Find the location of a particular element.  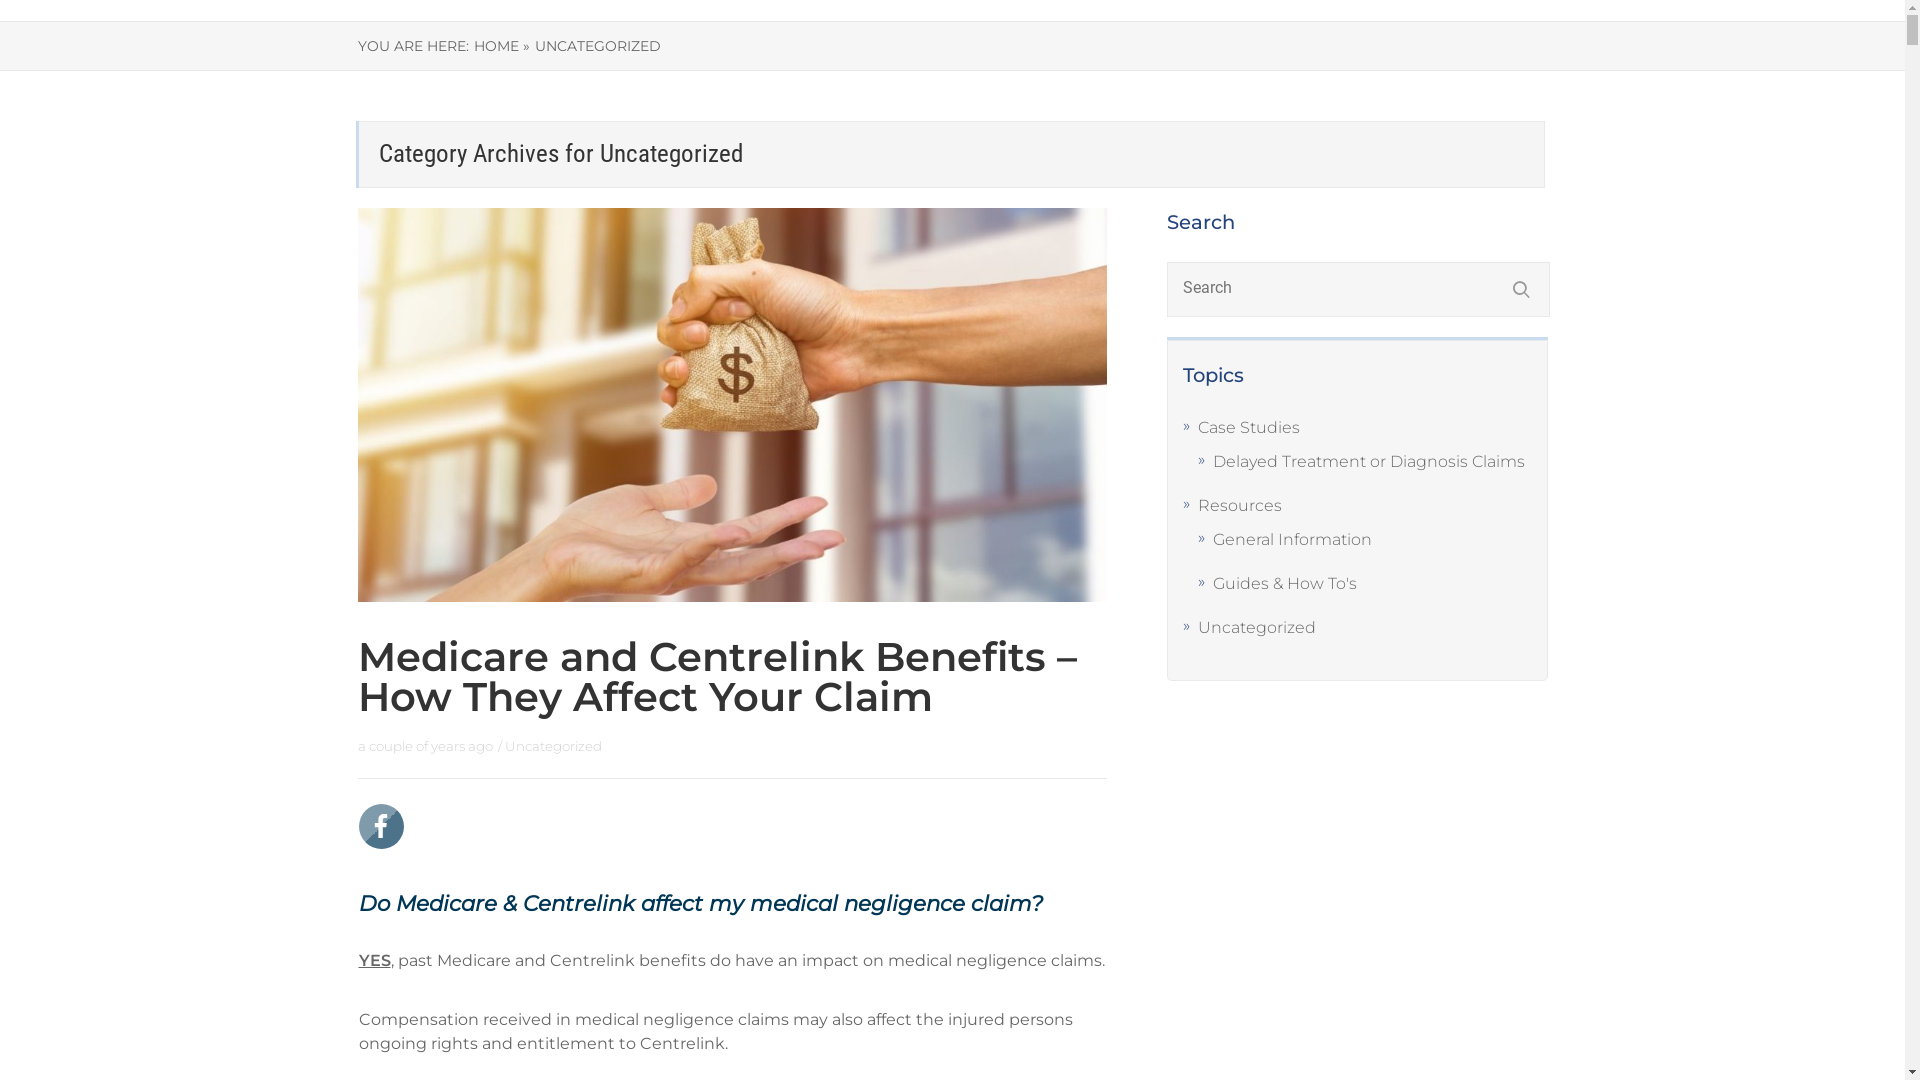

'Delayed Treatment or Diagnosis Claims' is located at coordinates (1367, 461).